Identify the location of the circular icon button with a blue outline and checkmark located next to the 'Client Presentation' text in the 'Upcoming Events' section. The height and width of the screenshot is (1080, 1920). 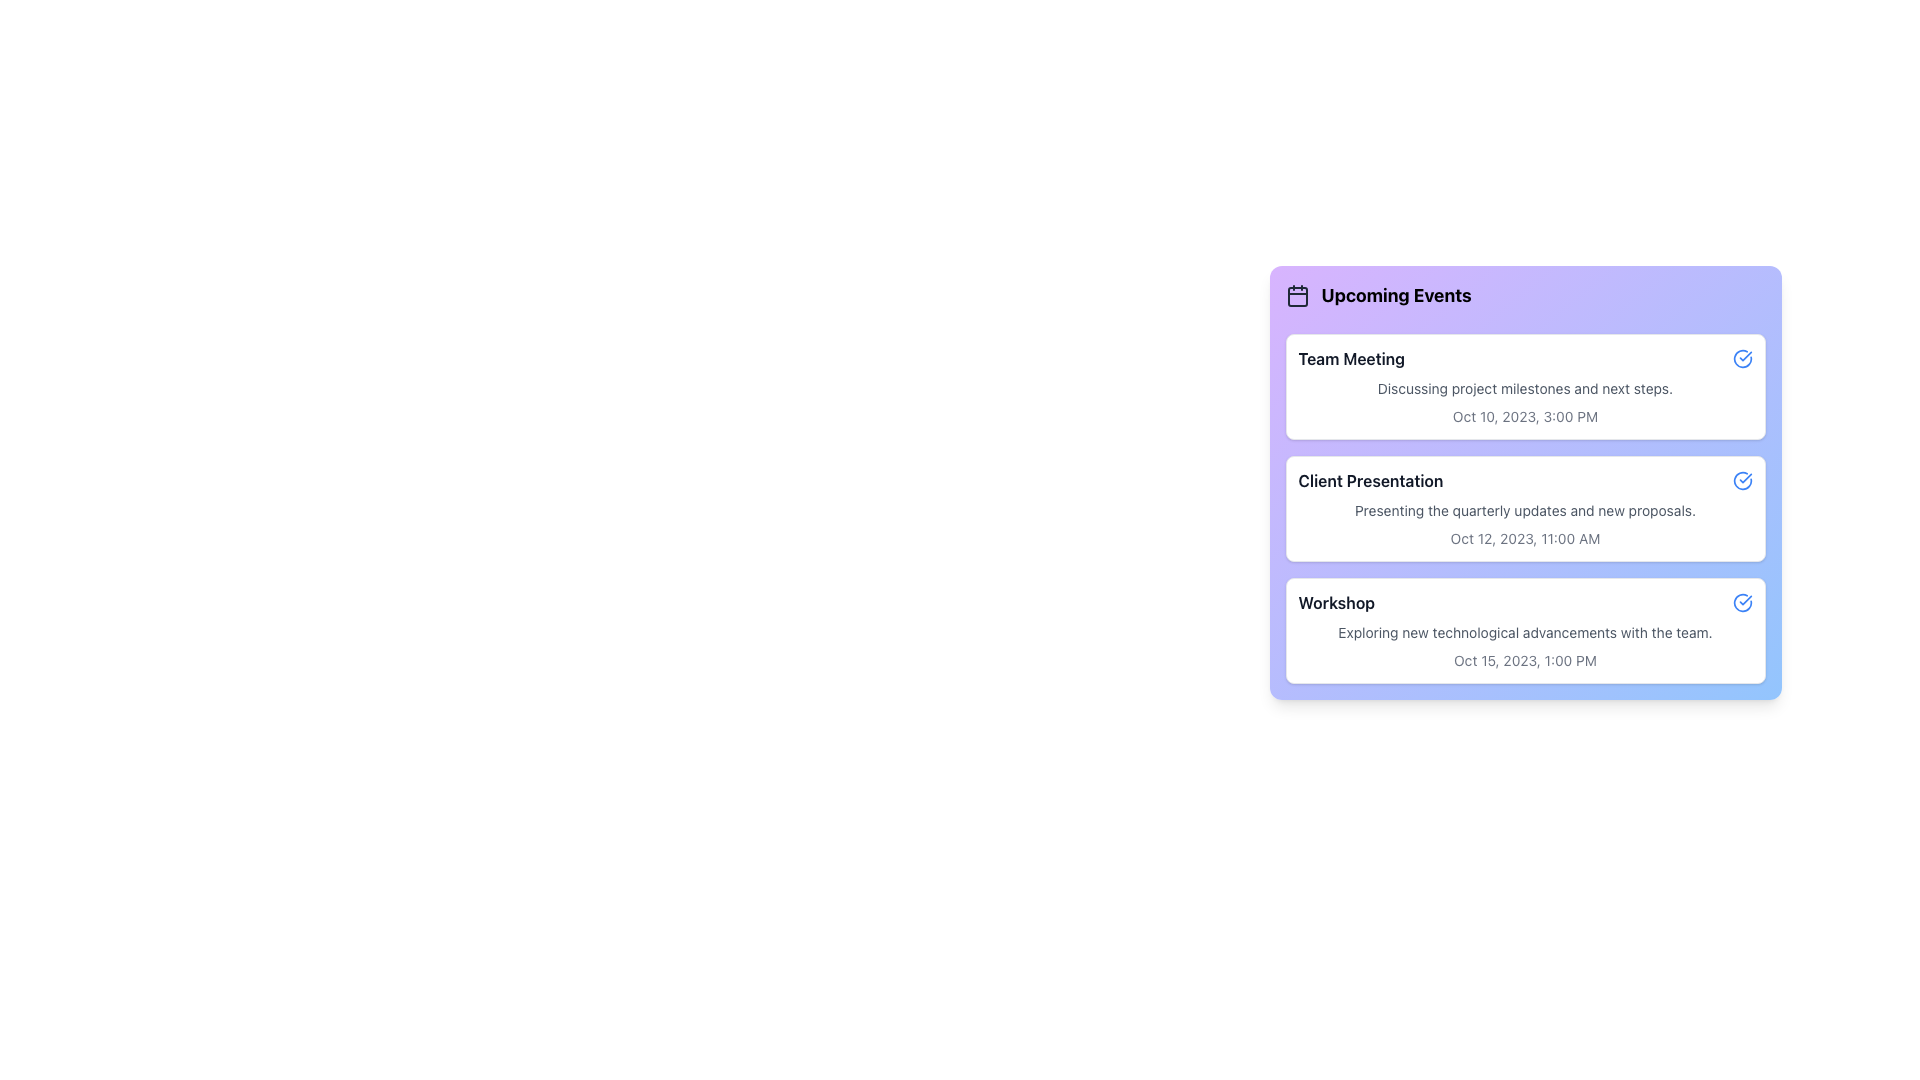
(1741, 481).